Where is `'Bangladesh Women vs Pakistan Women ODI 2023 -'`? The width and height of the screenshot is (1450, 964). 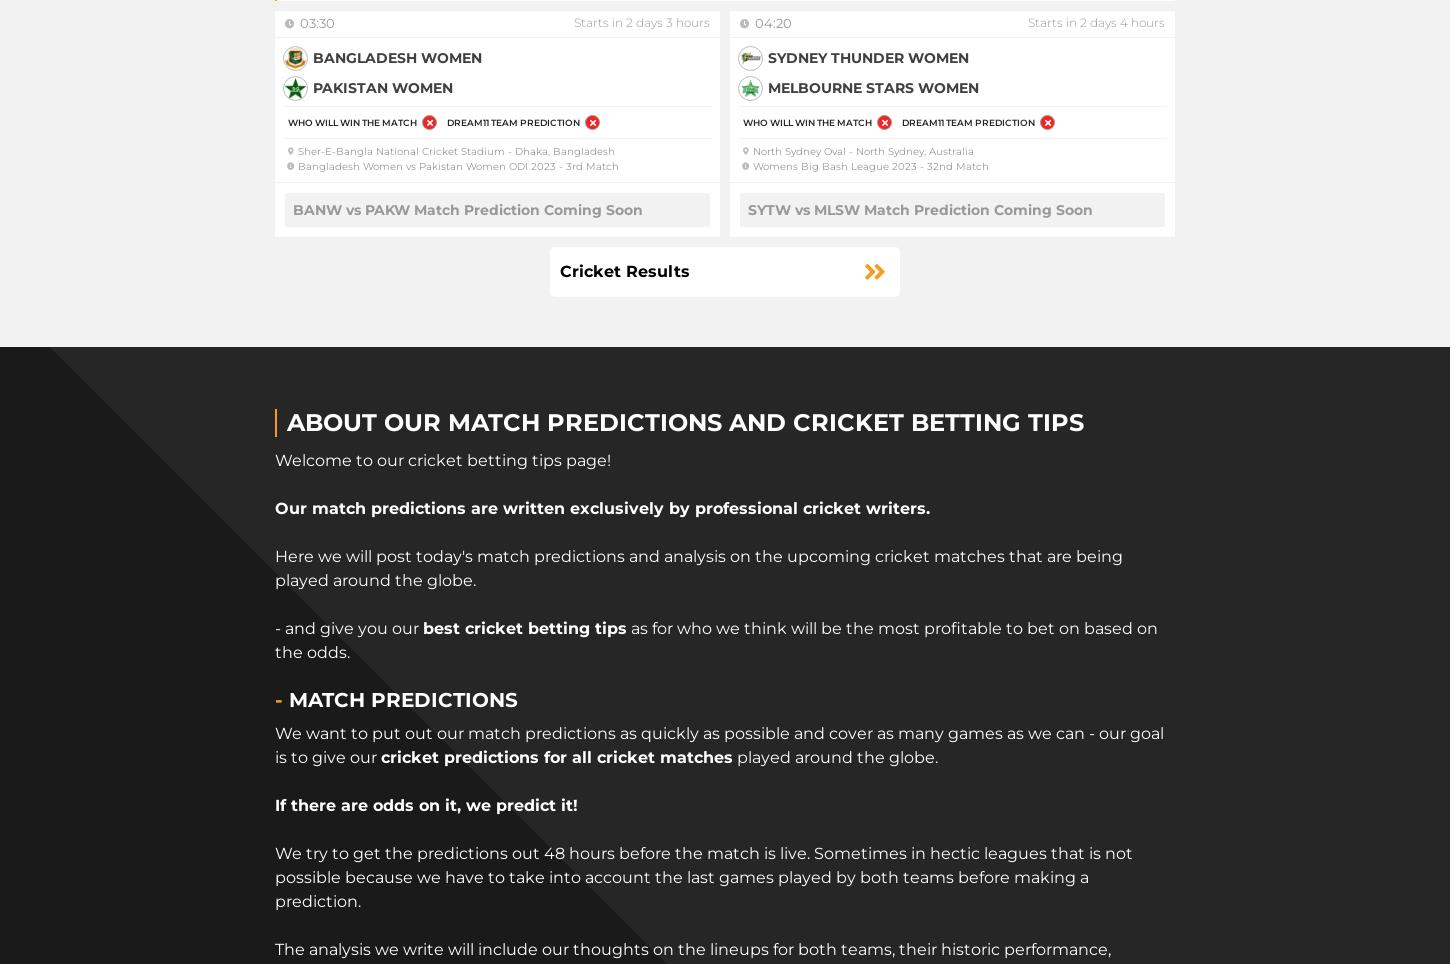 'Bangladesh Women vs Pakistan Women ODI 2023 -' is located at coordinates (430, 164).